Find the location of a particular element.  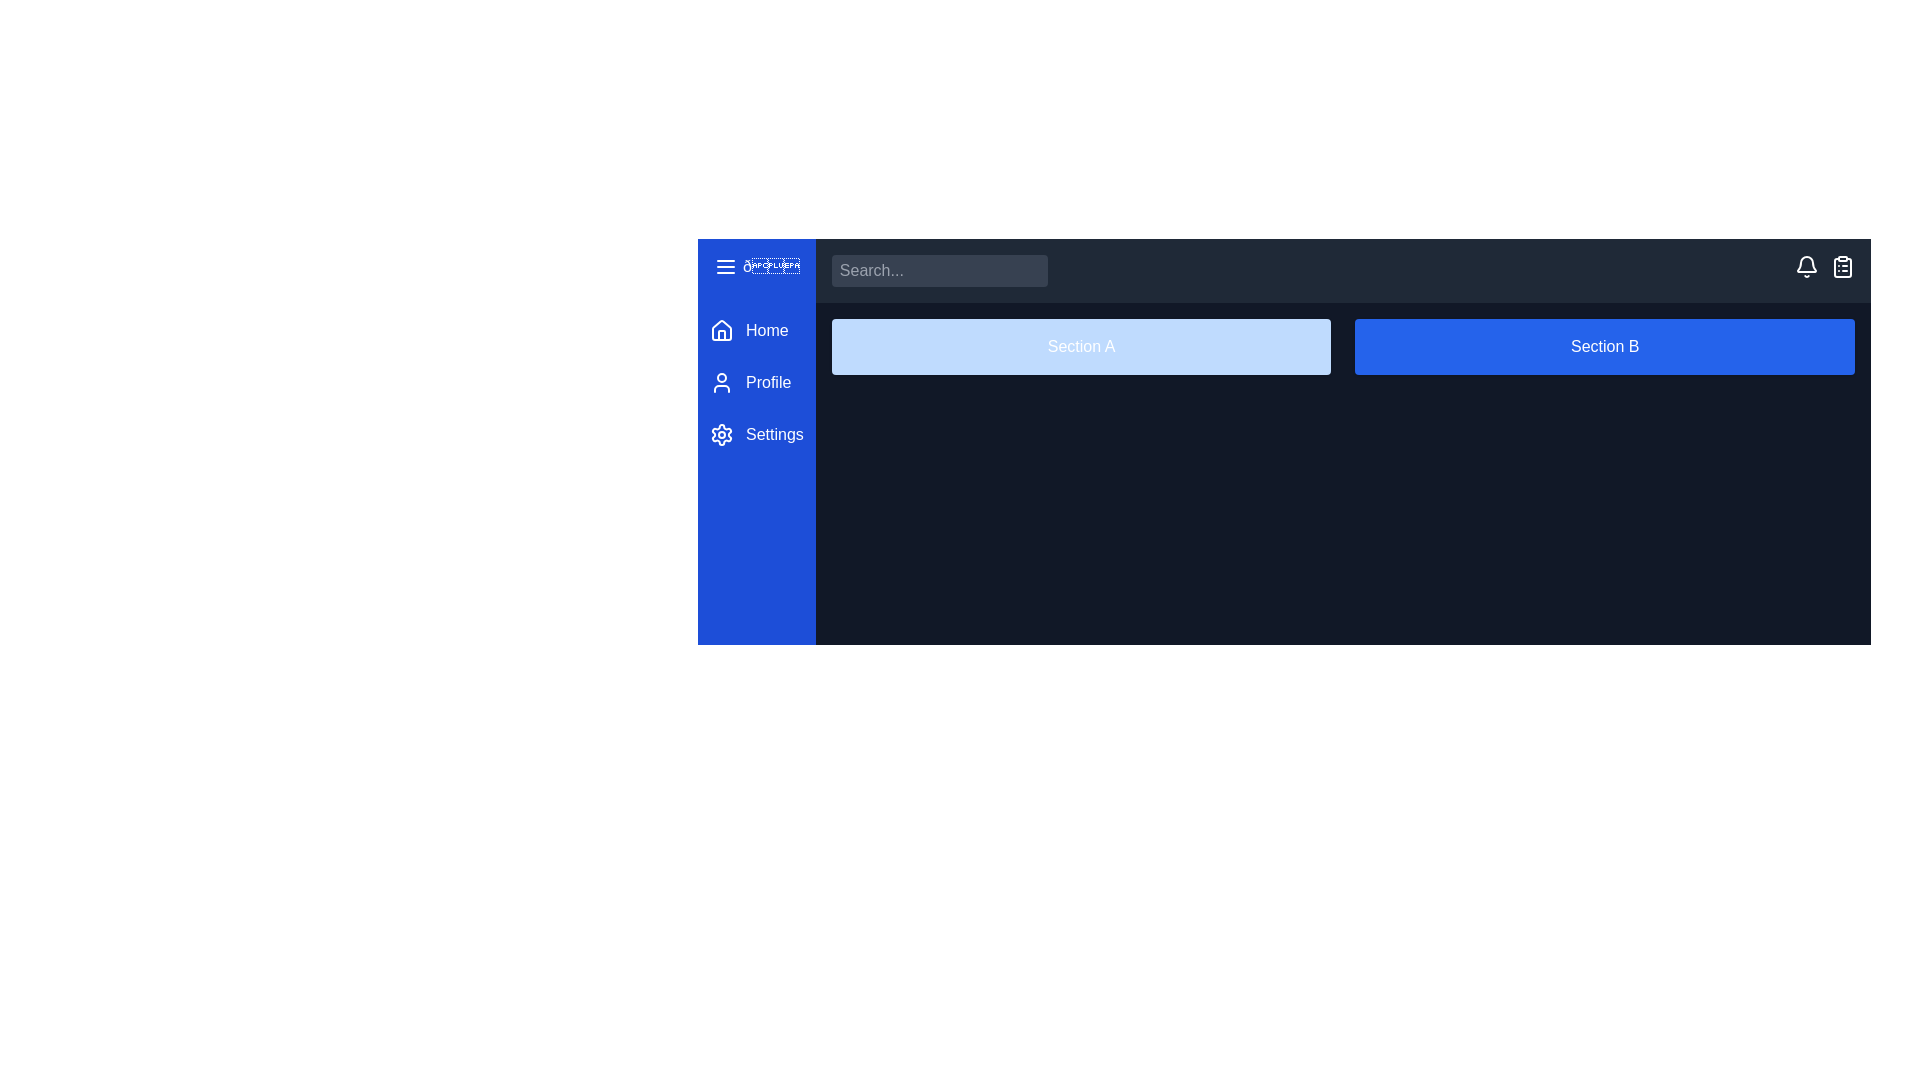

the house-shaped icon at the top of the vertical navigation bar is located at coordinates (720, 330).